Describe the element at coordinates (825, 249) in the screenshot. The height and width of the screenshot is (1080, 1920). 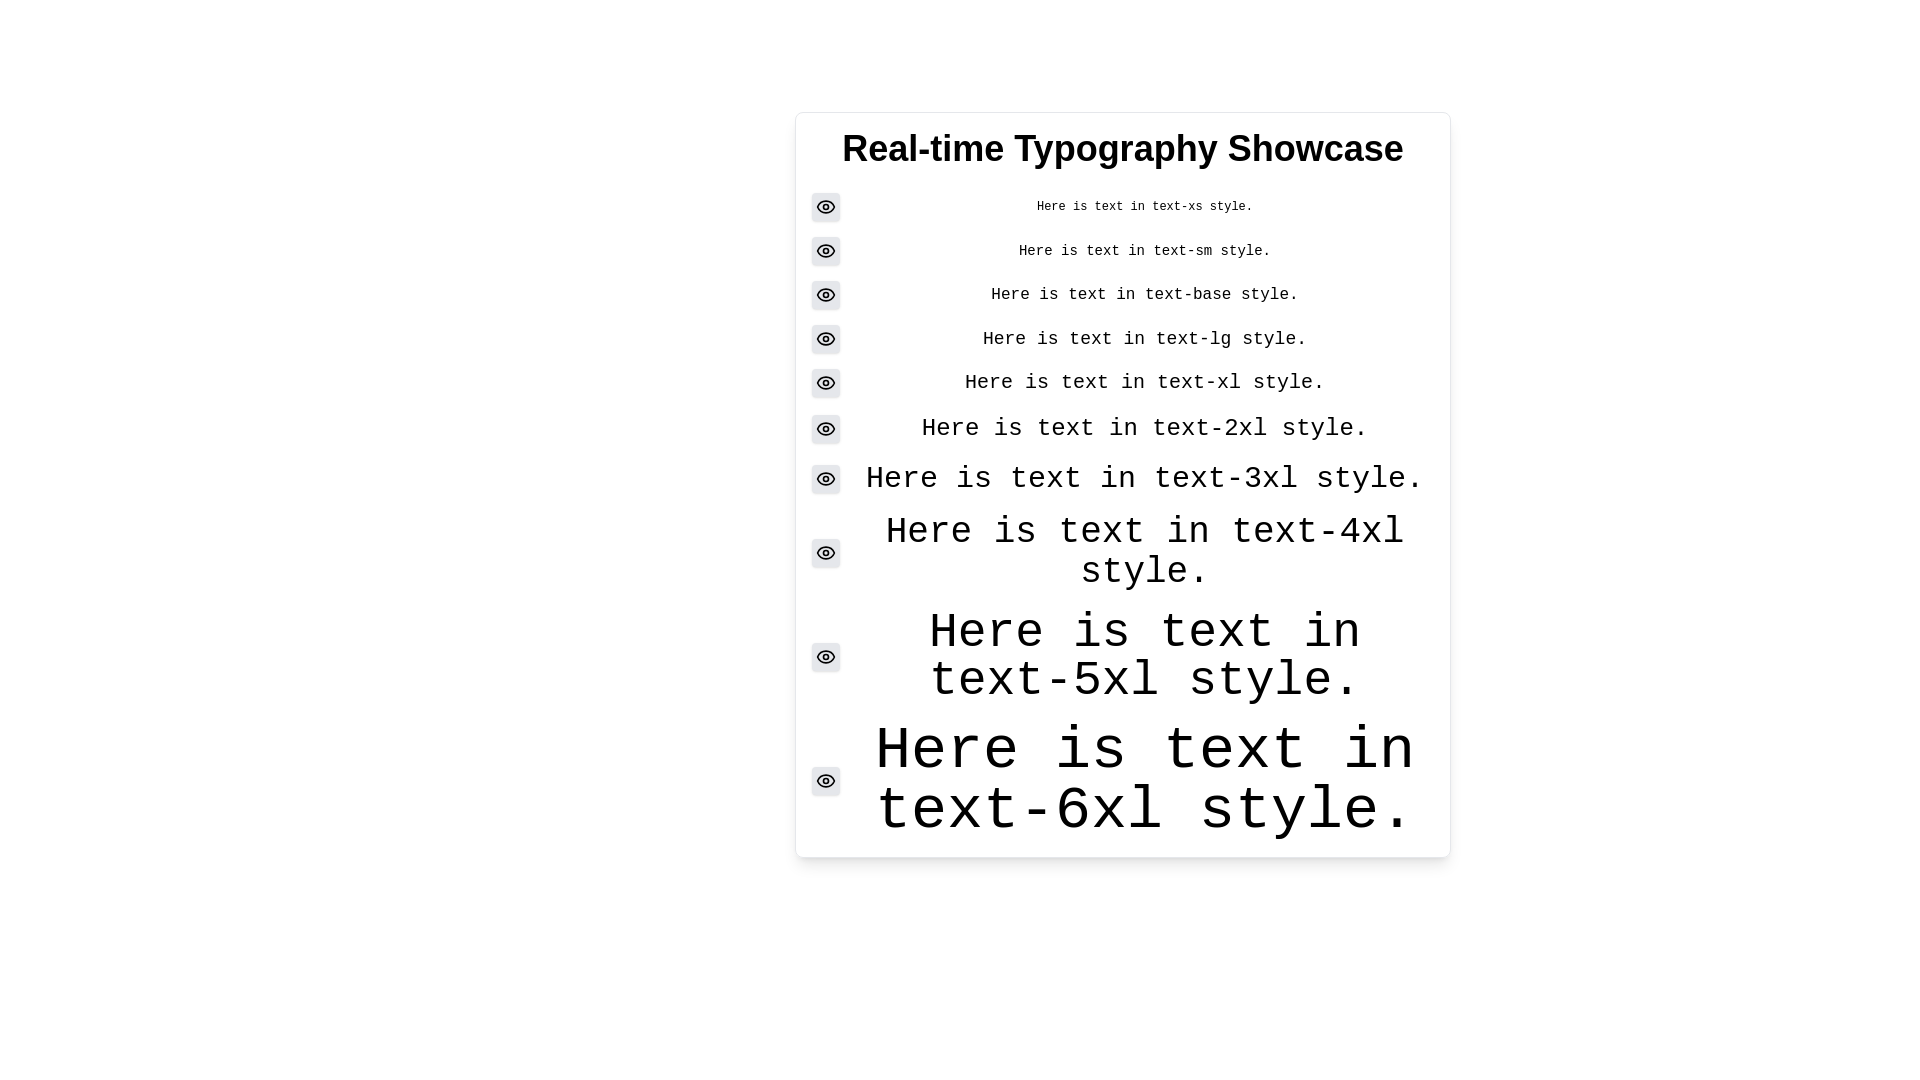
I see `the eye icon, which is a graphical representation with a circular iris and elliptical outline, located second from the top in a vertical list of similar icons` at that location.